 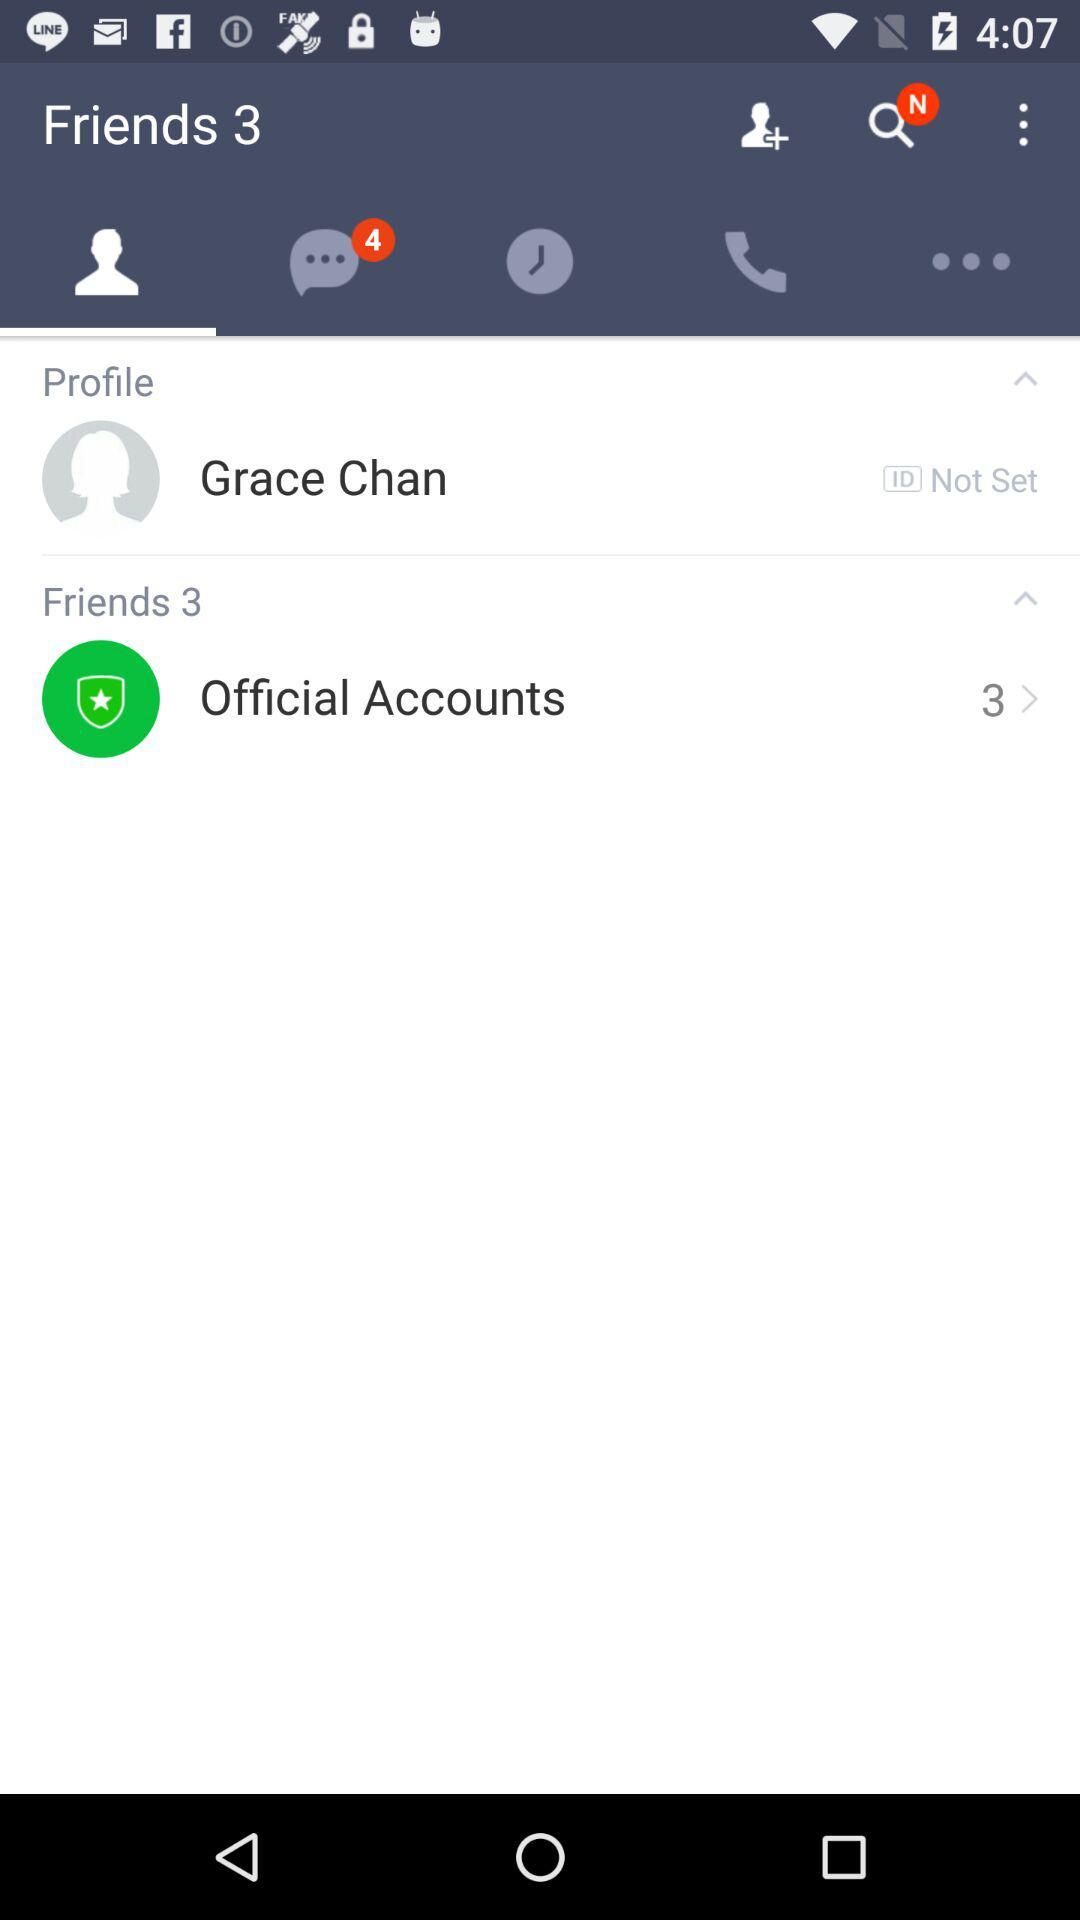 I want to click on official accounts item, so click(x=382, y=698).